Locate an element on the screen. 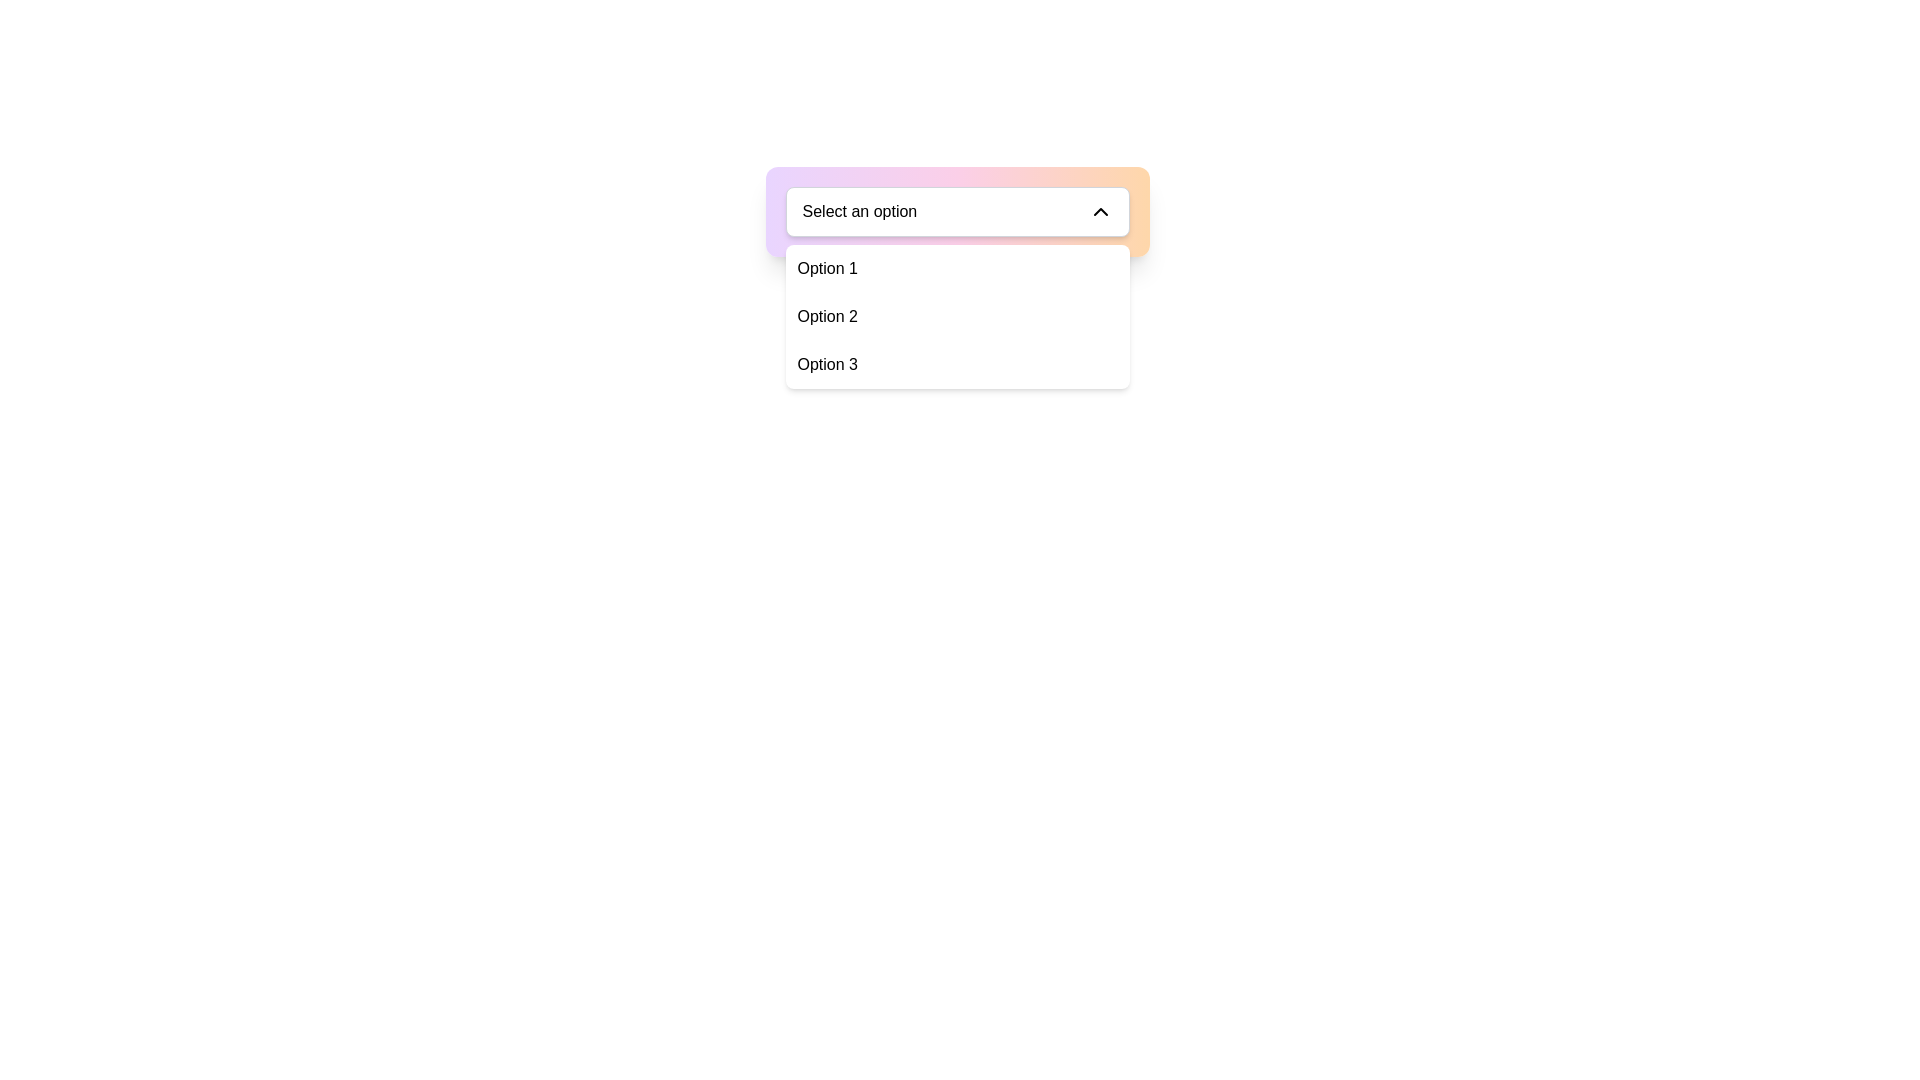  the second selectable option 'Option 2' is located at coordinates (956, 315).